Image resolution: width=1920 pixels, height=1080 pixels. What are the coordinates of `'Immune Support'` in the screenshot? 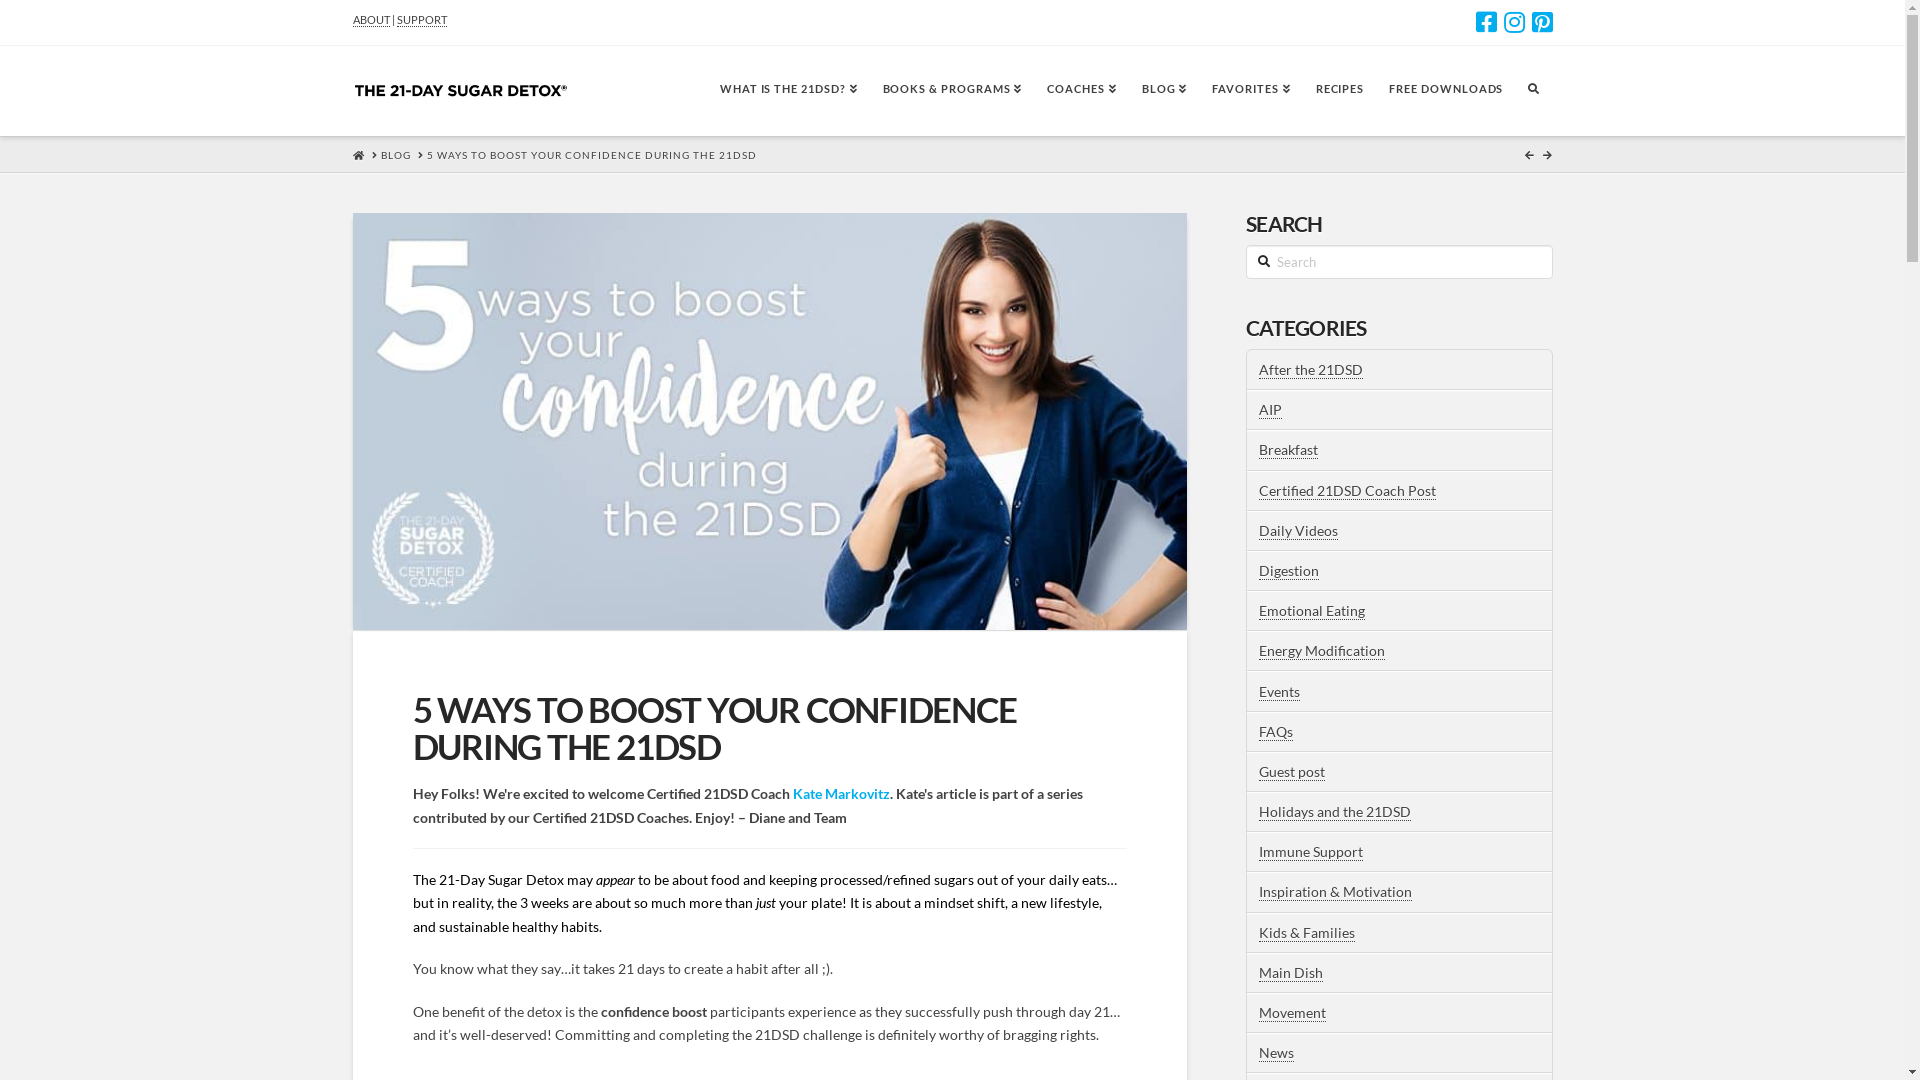 It's located at (1310, 852).